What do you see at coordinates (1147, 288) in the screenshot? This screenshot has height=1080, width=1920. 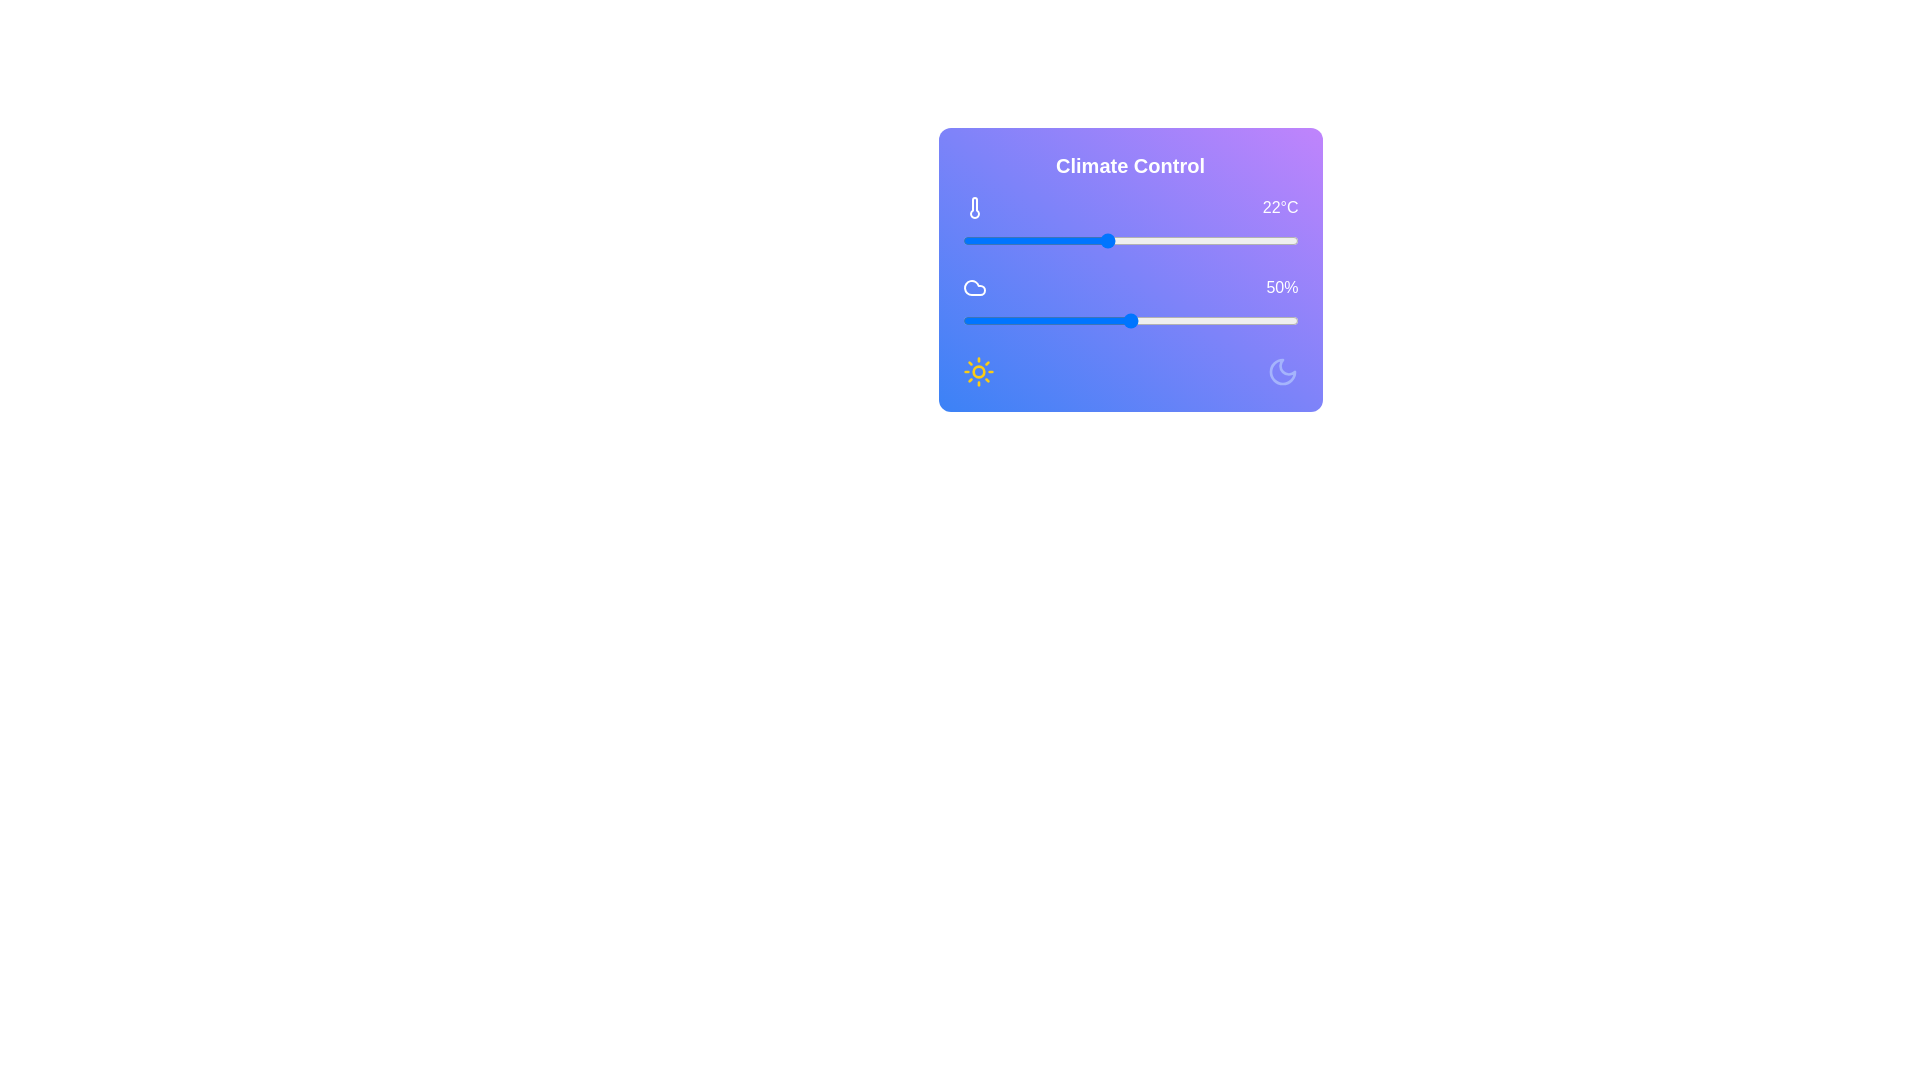 I see `the slider` at bounding box center [1147, 288].